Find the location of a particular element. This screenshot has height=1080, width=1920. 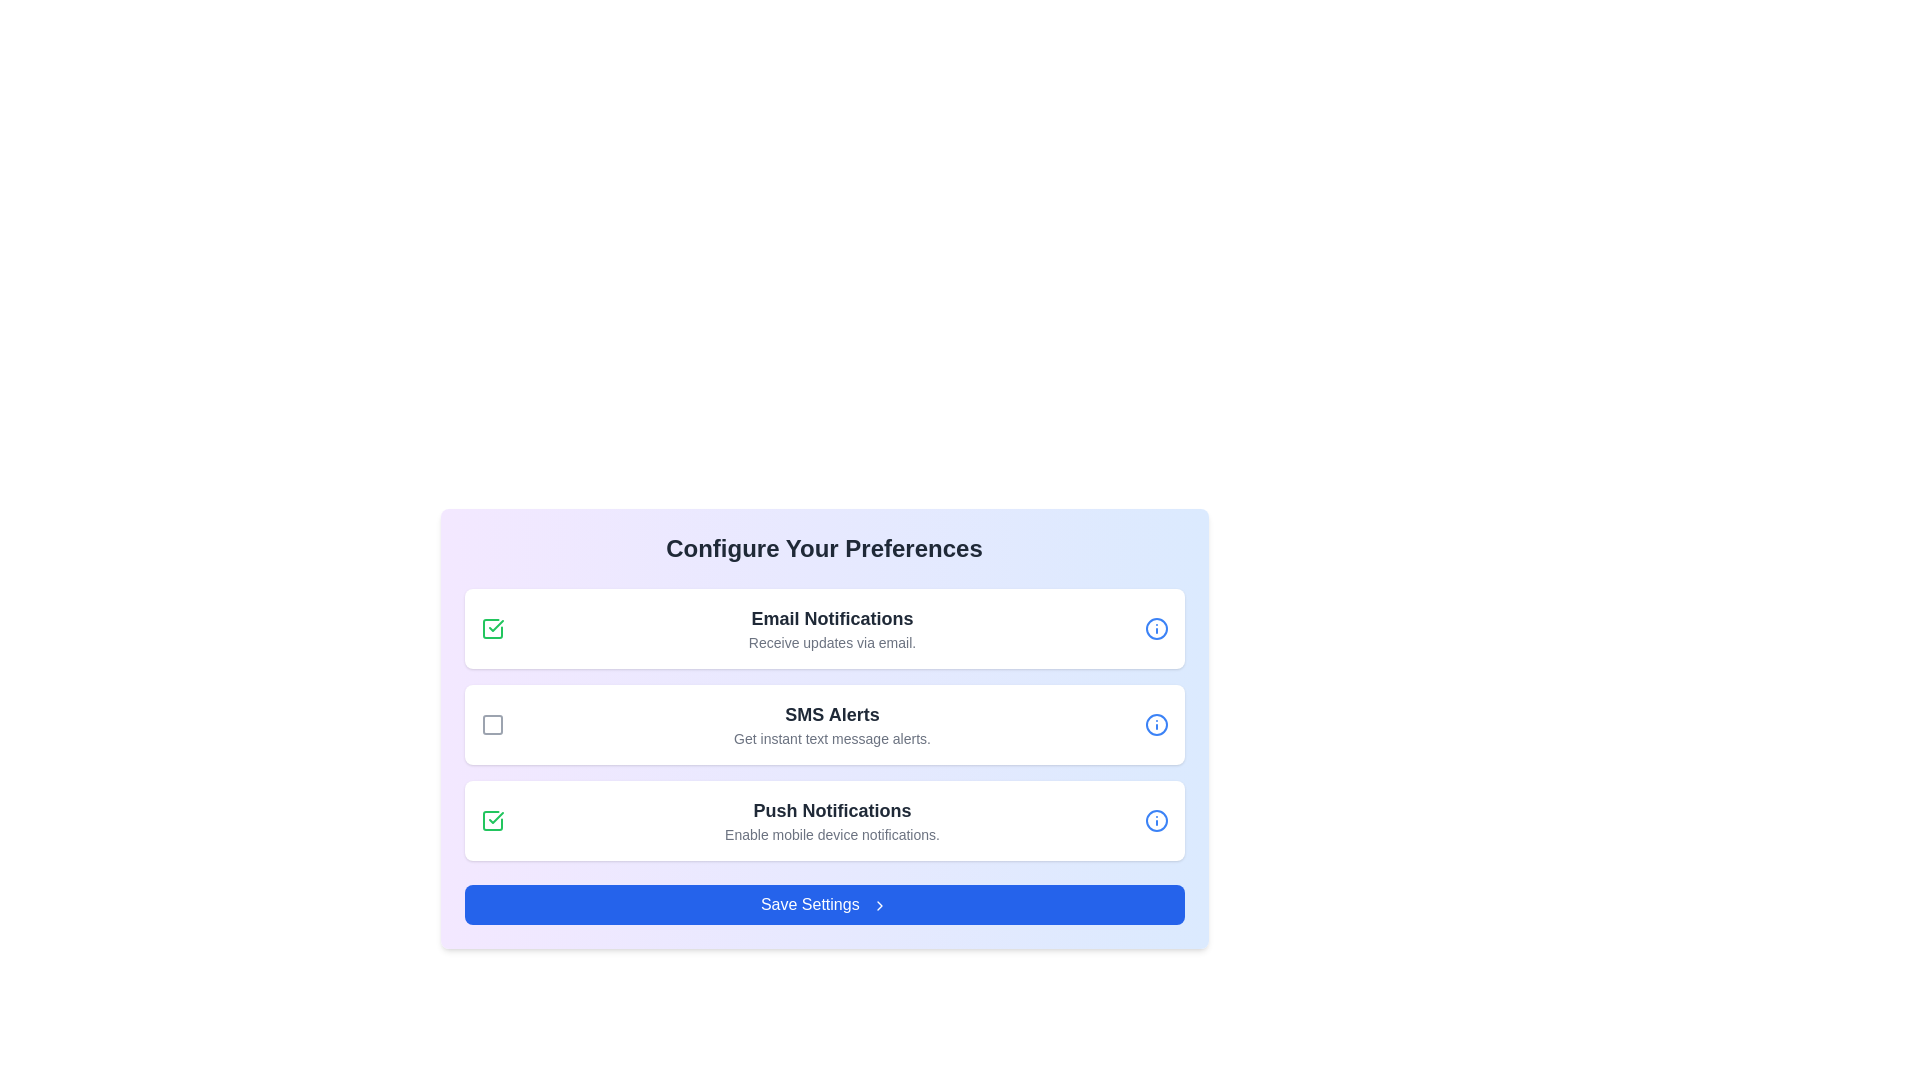

the informational icon located at the far right end of the 'Push Notifications' section is located at coordinates (1156, 821).